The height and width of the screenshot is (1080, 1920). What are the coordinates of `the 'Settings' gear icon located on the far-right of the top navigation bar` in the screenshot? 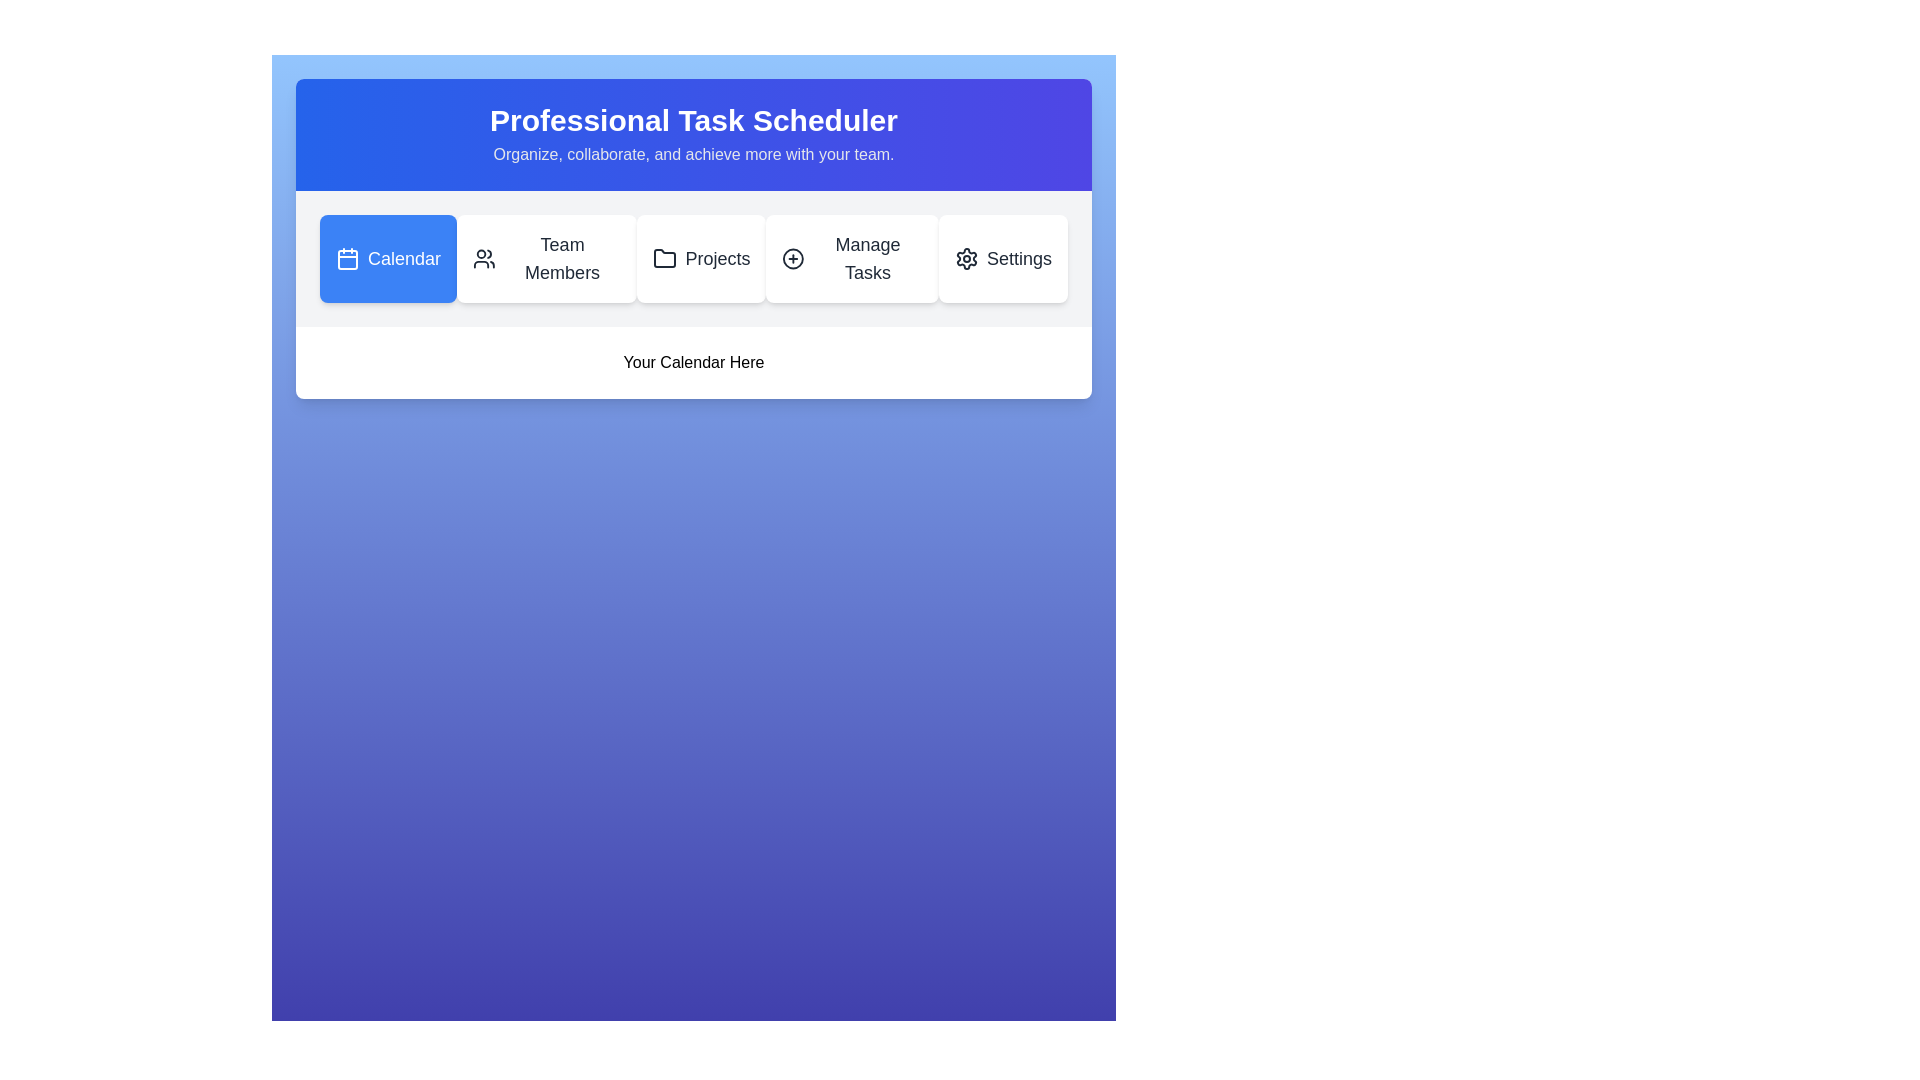 It's located at (966, 257).